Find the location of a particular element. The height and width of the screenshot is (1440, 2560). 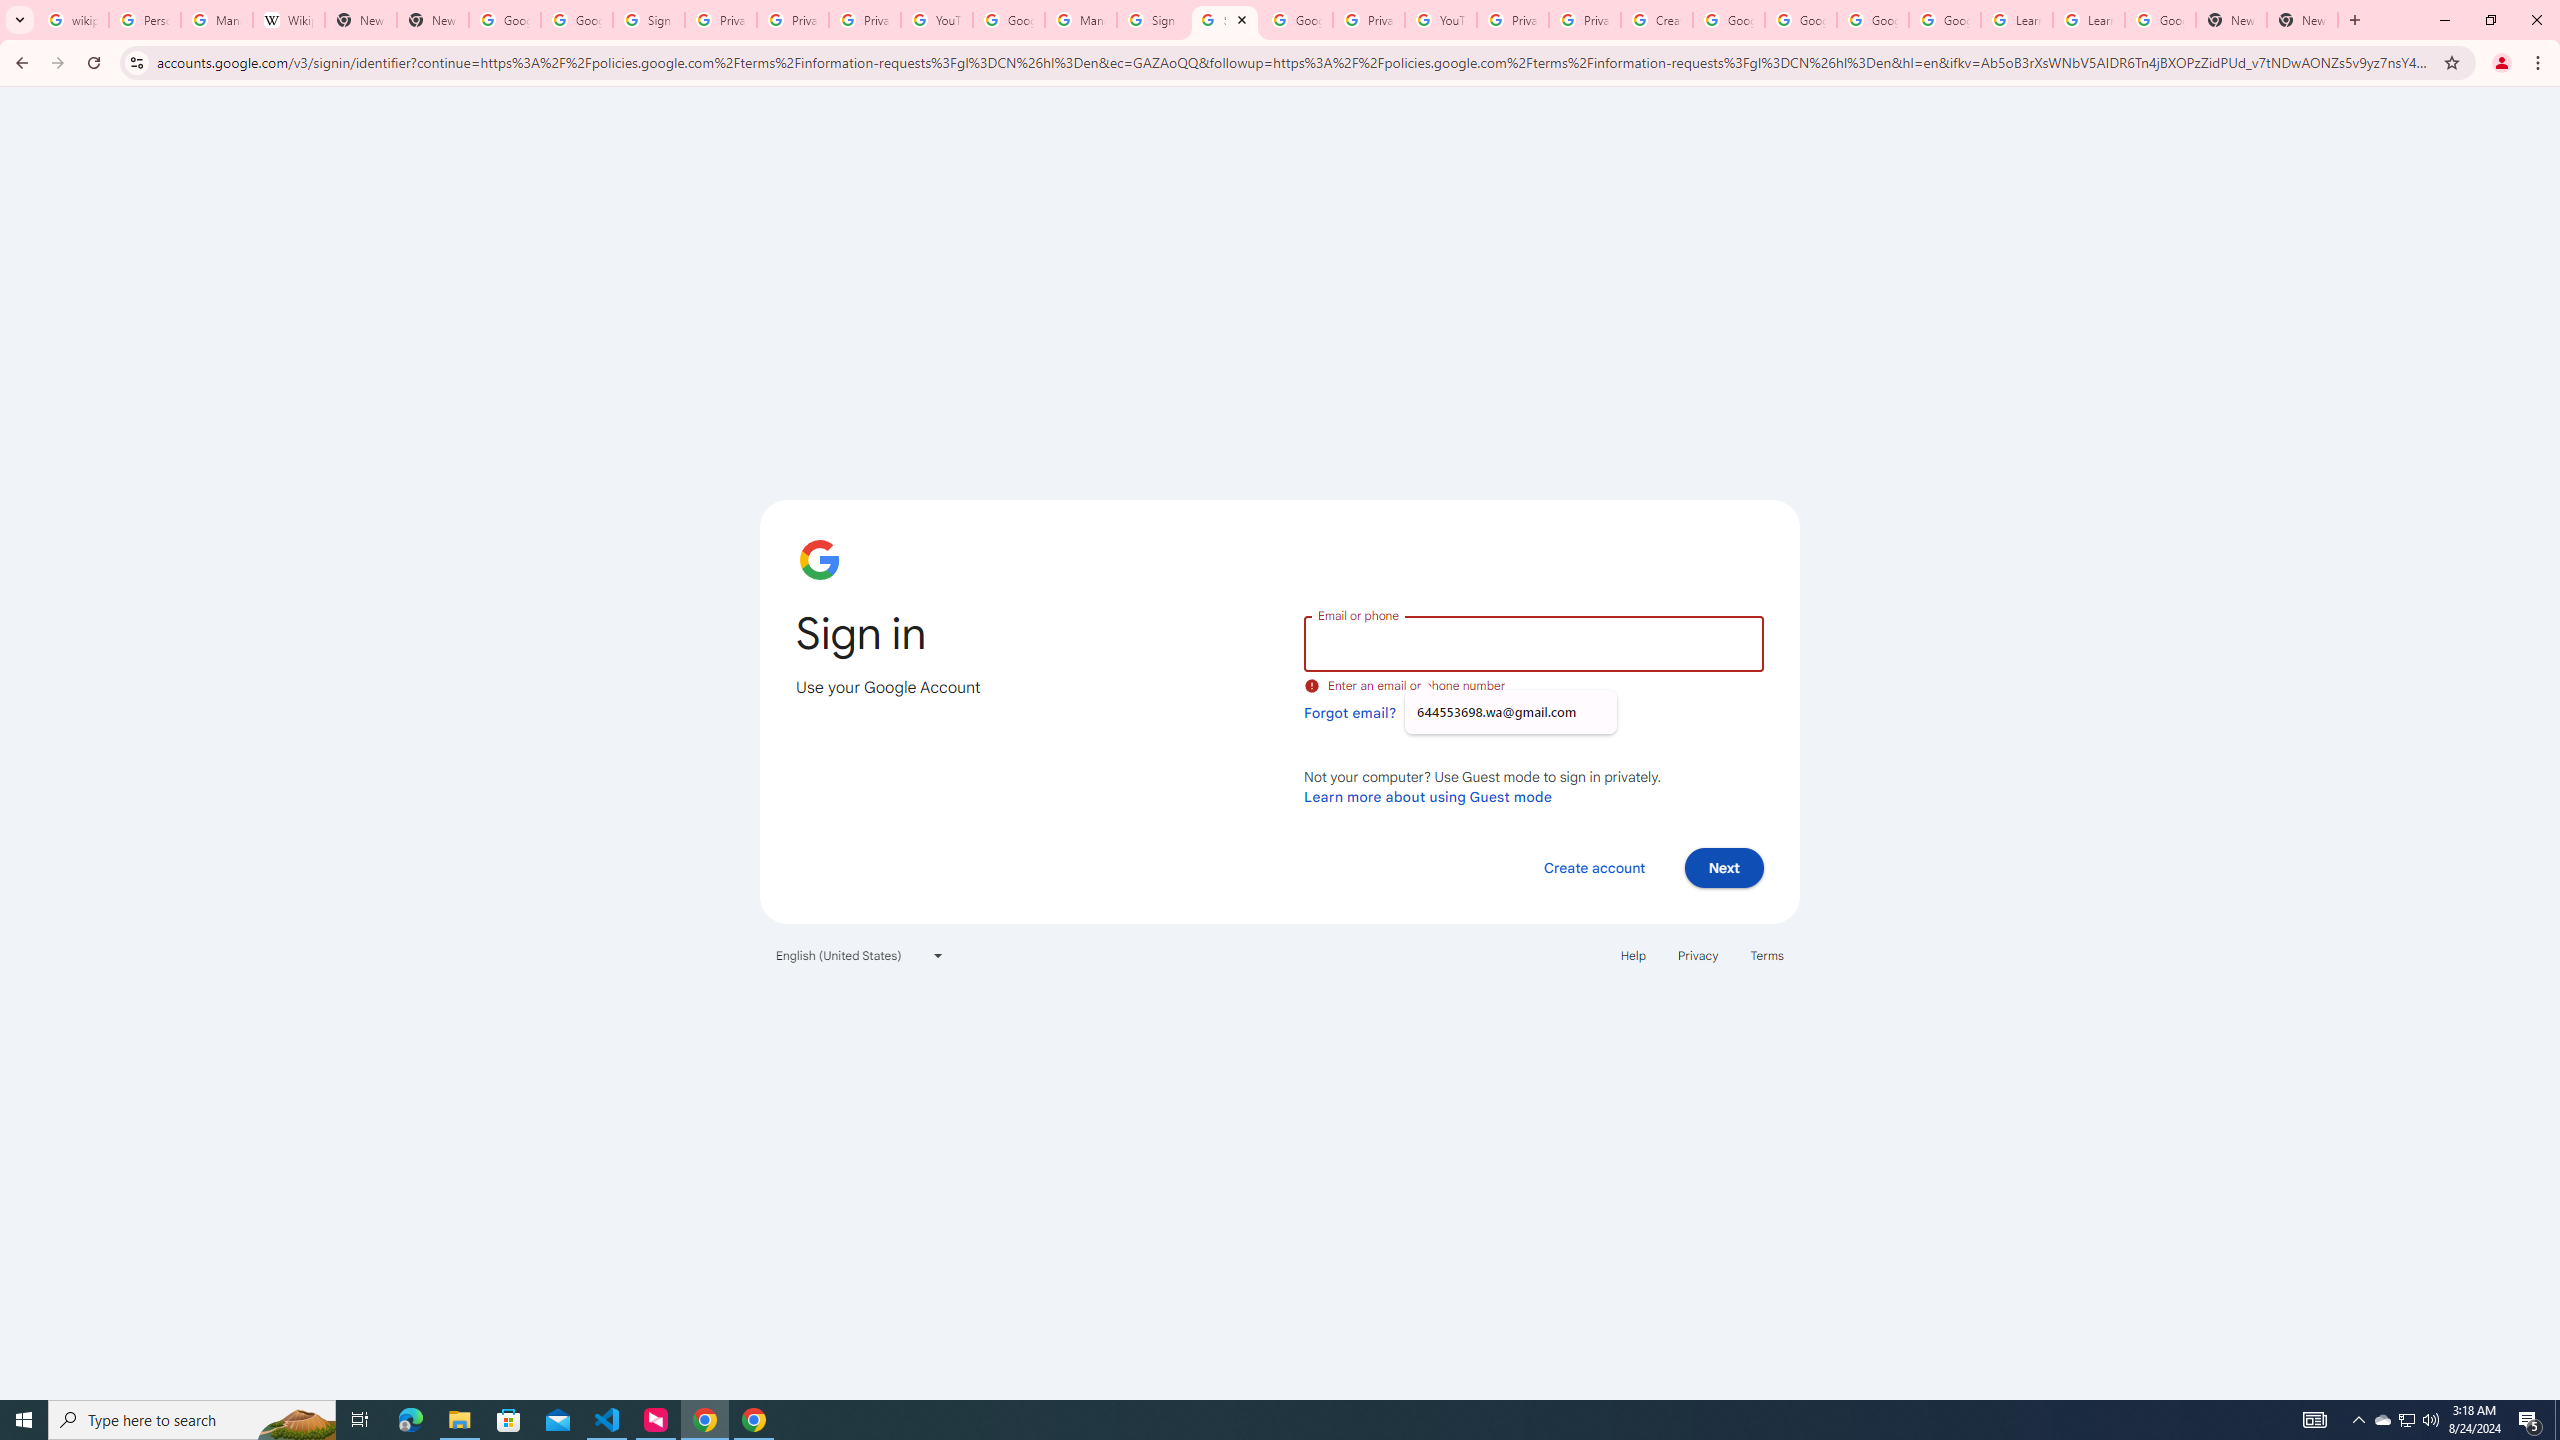

'Wikipedia:Edit requests - Wikipedia' is located at coordinates (288, 19).